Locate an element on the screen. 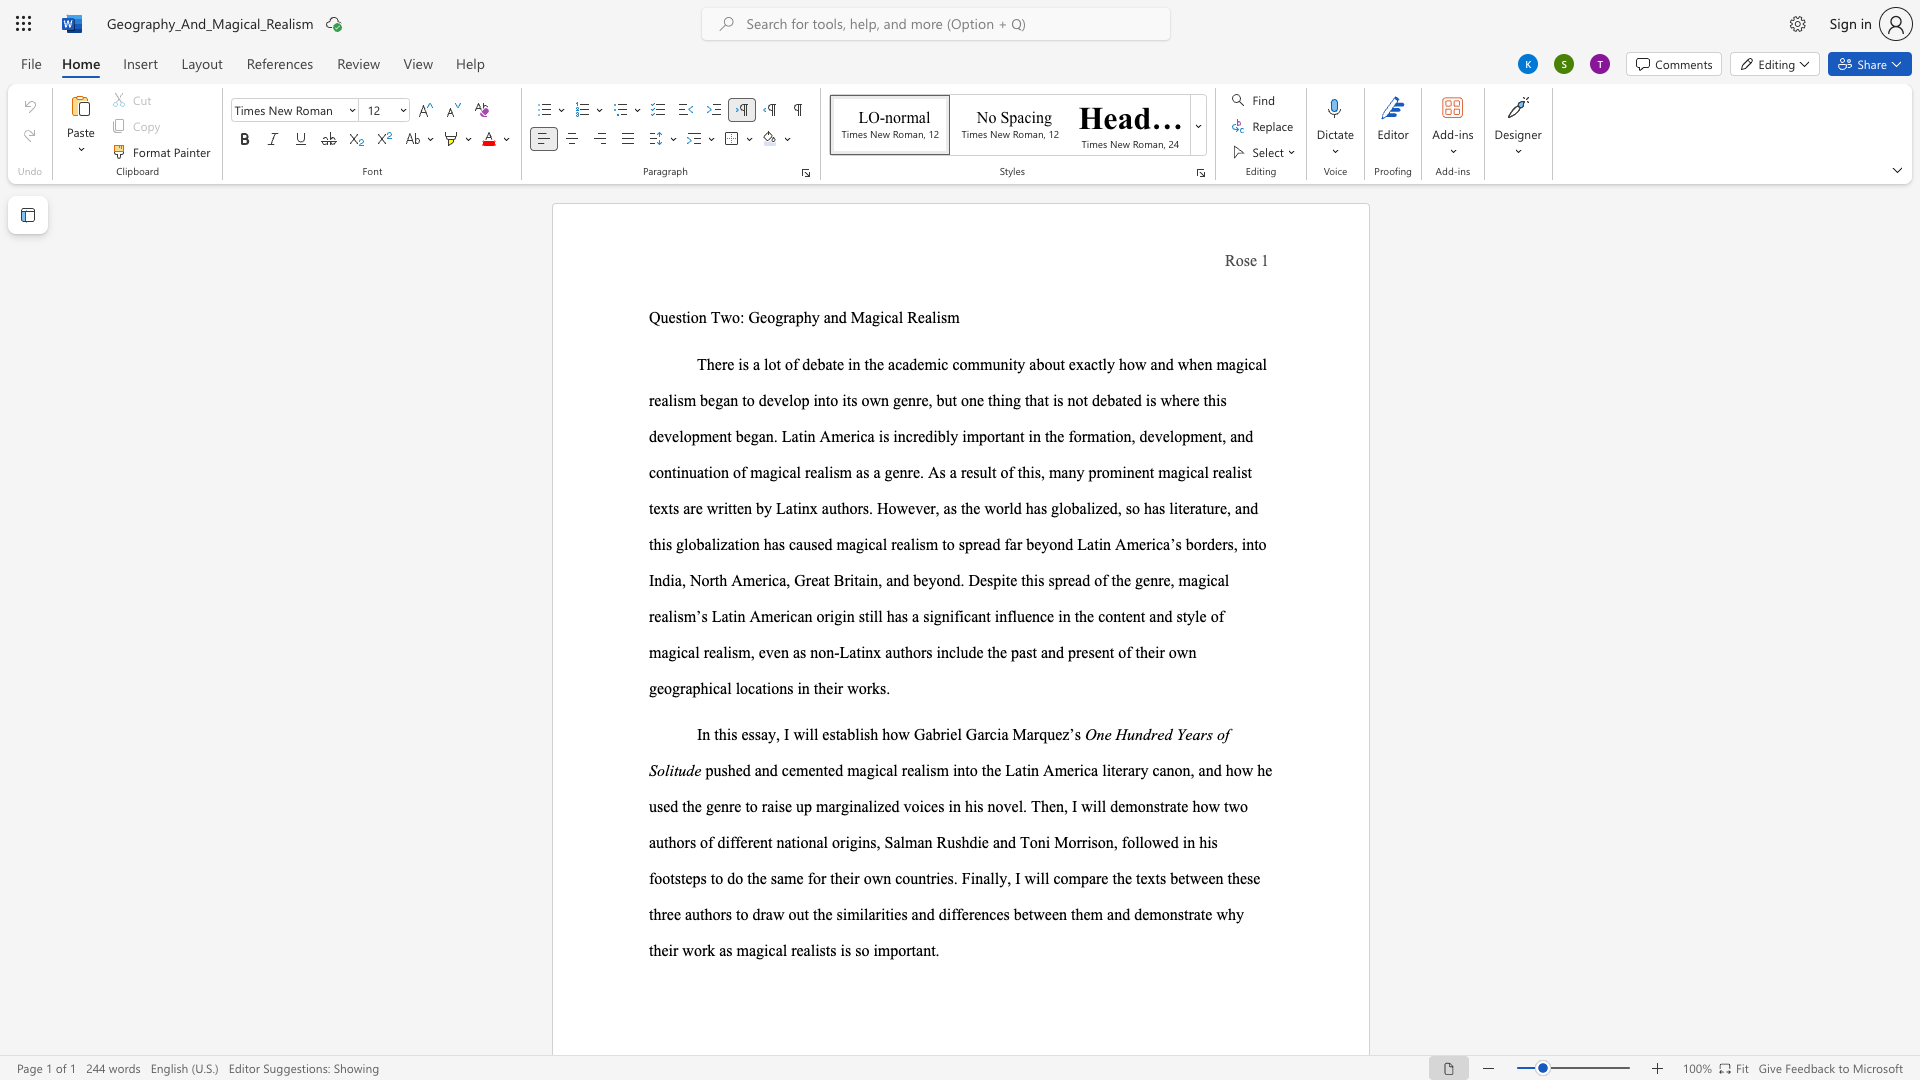  the 2th character "e" in the text is located at coordinates (1049, 615).